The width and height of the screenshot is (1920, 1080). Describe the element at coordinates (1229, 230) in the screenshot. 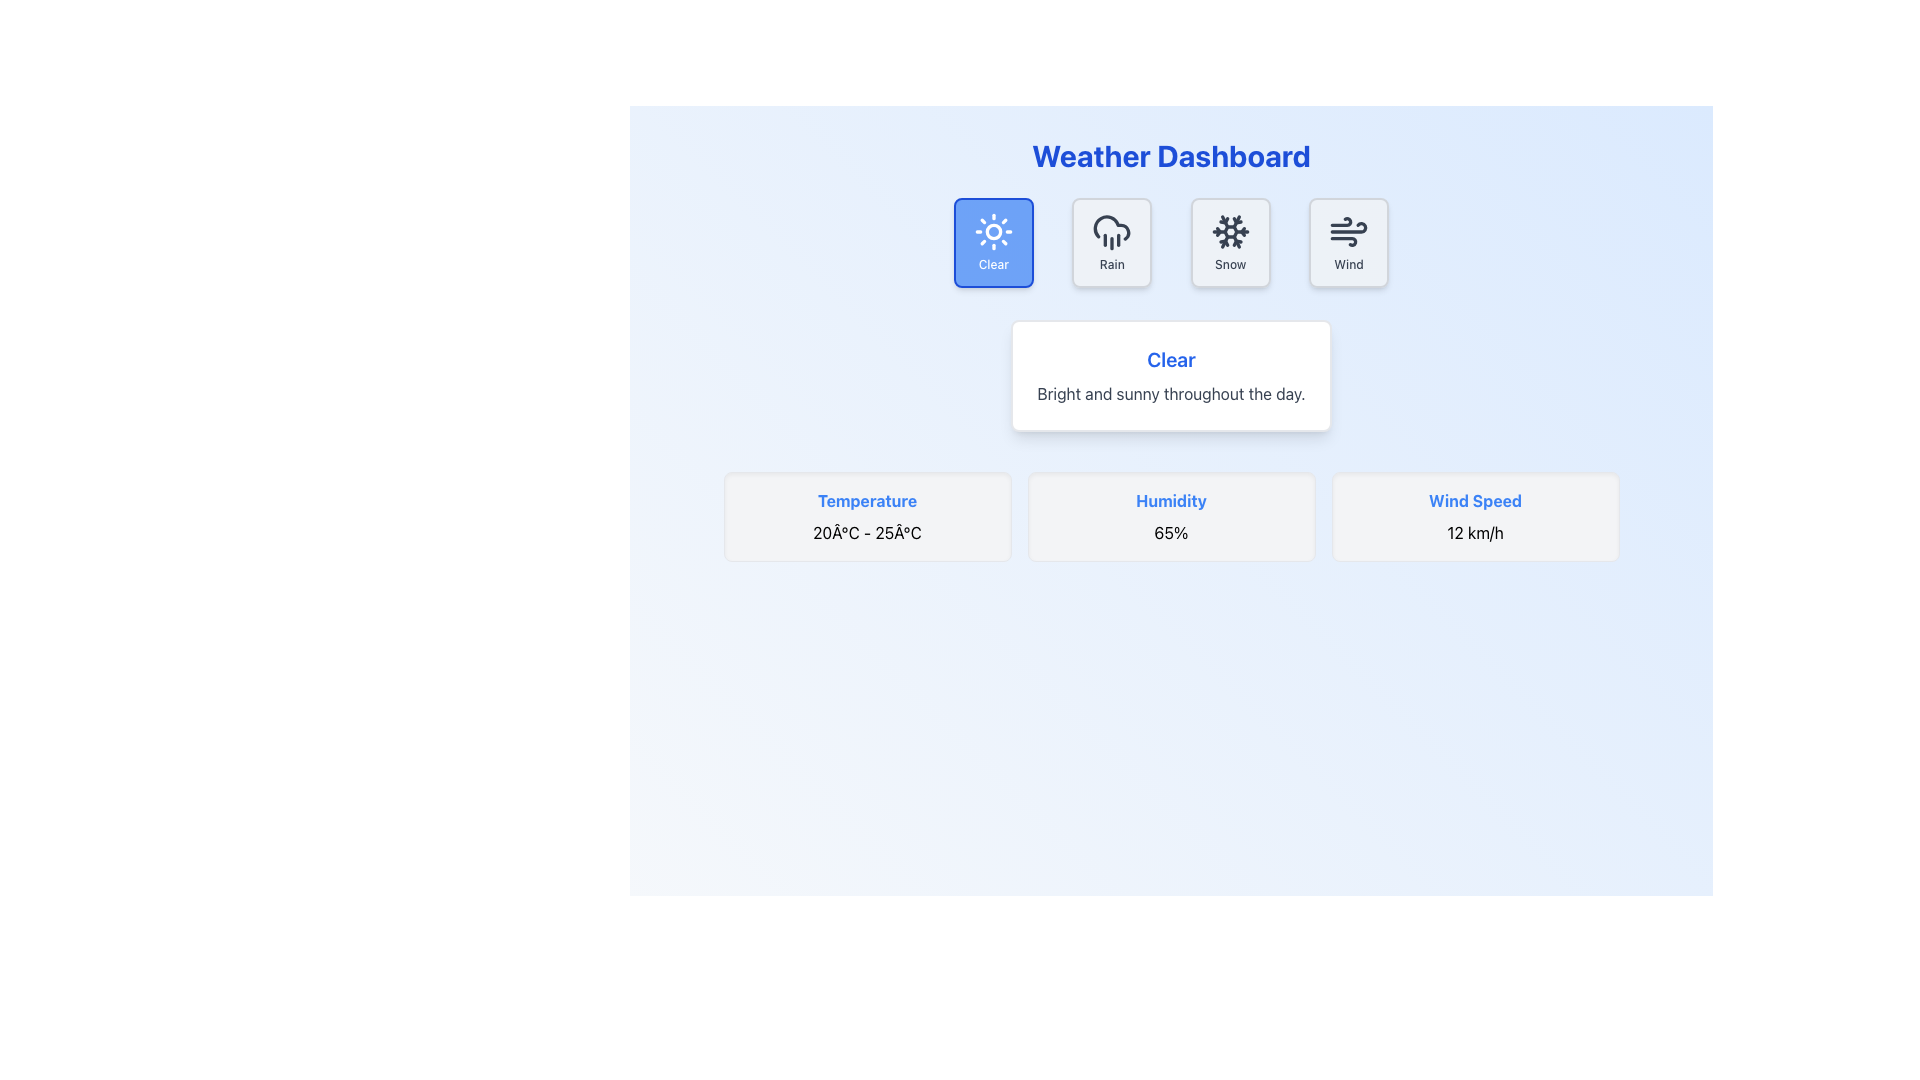

I see `the snowflake icon in the 'Snow' card` at that location.